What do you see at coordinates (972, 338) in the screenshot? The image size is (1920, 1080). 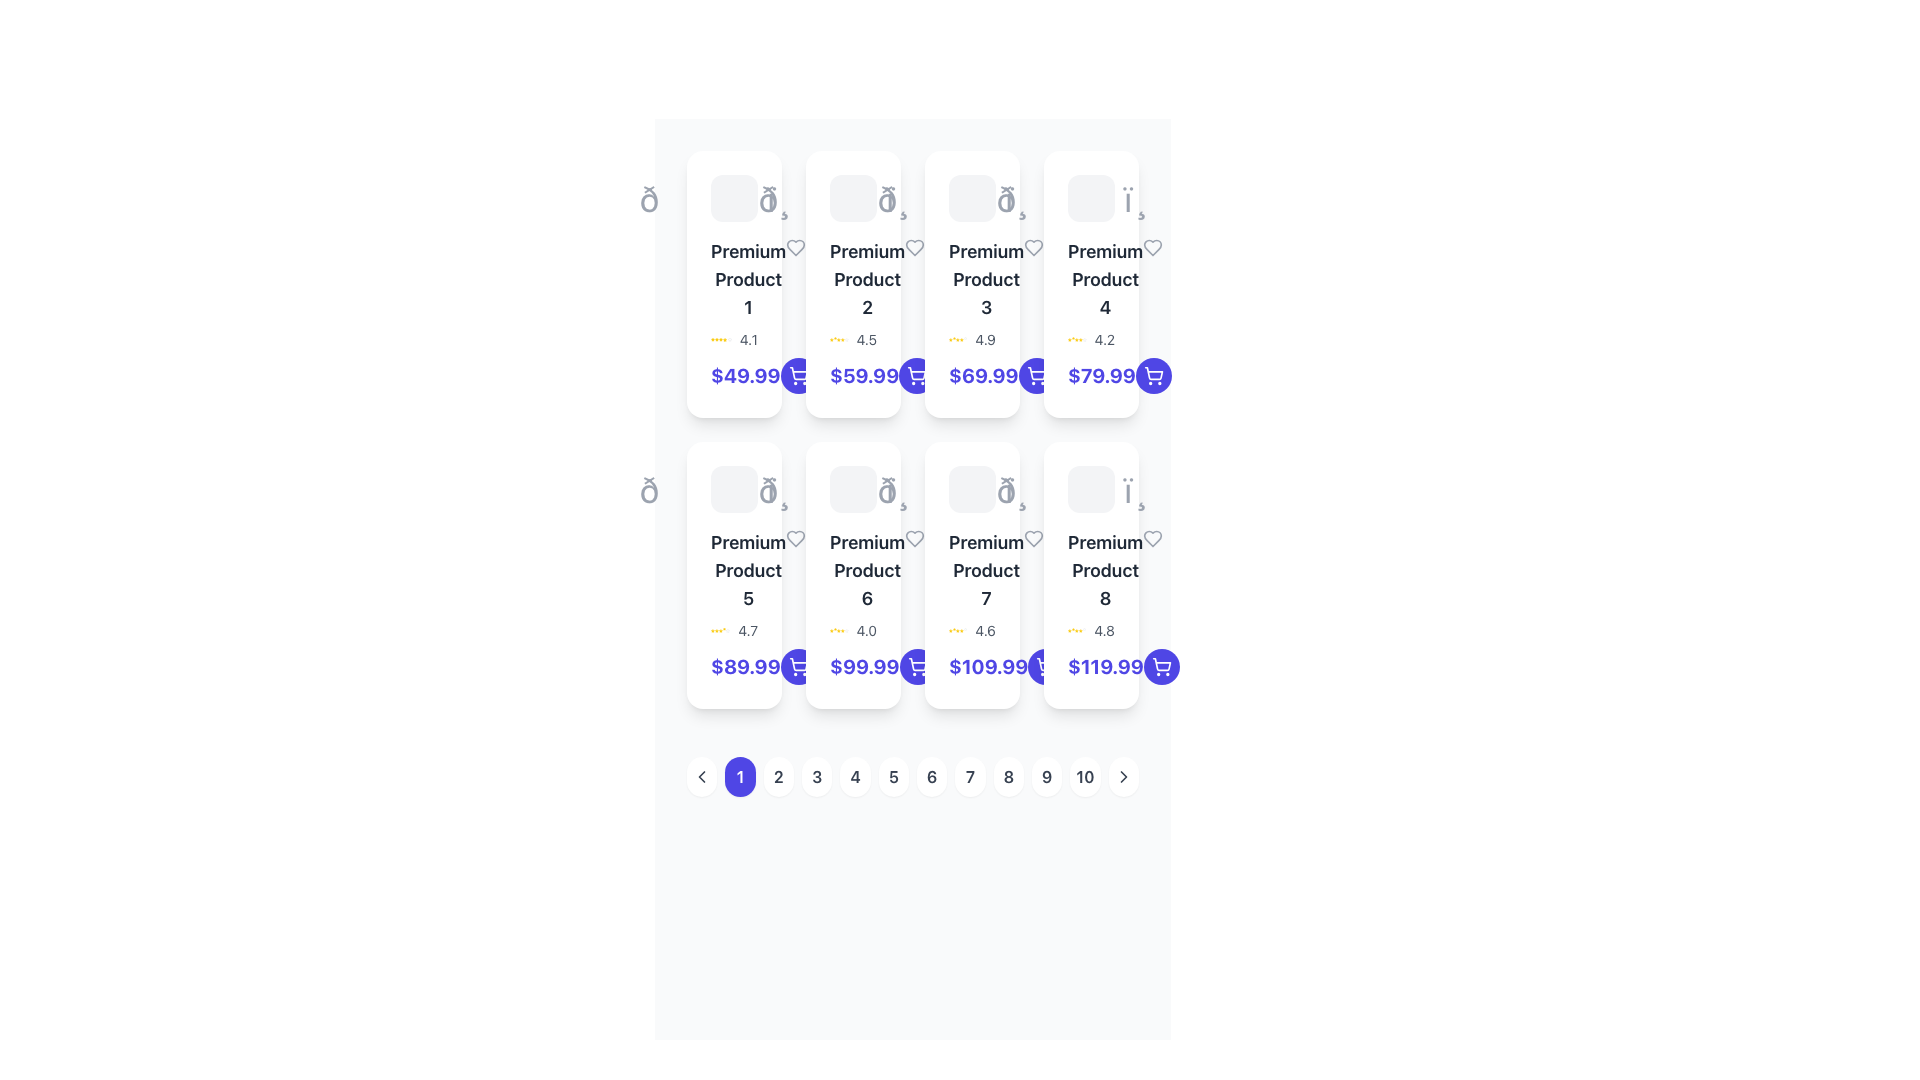 I see `the rating display component showing a rating of '4.9' with filled yellow stars indicating quality assessment` at bounding box center [972, 338].